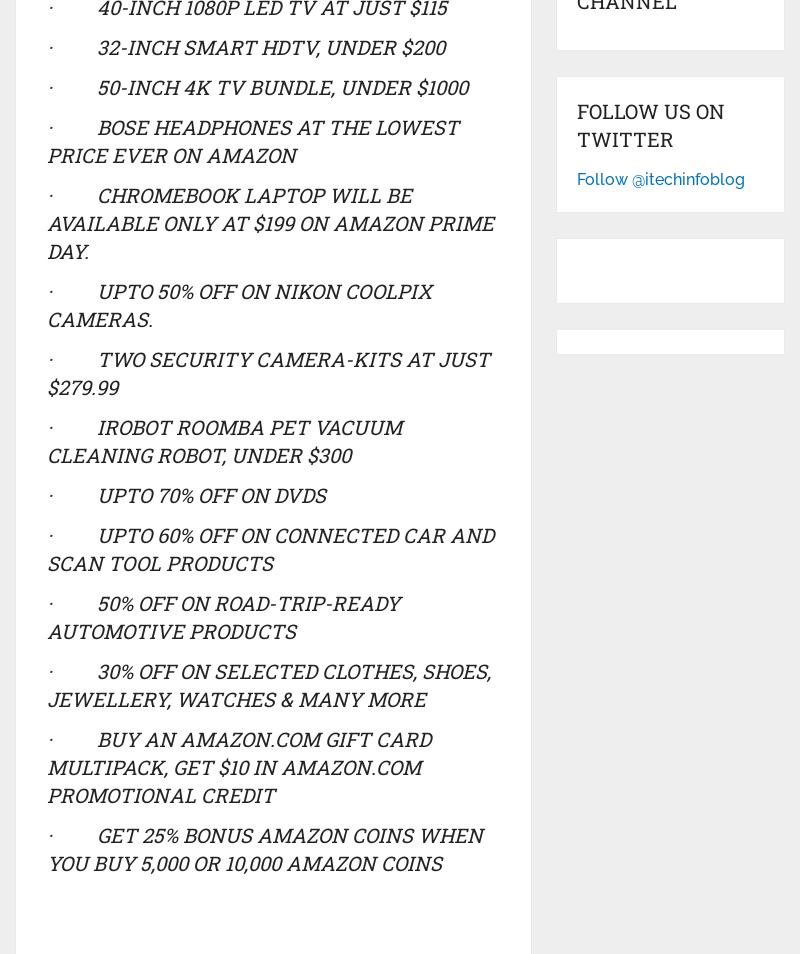  I want to click on '·         Upto 50% off on Nikon Coolpix Cameras.', so click(237, 304).